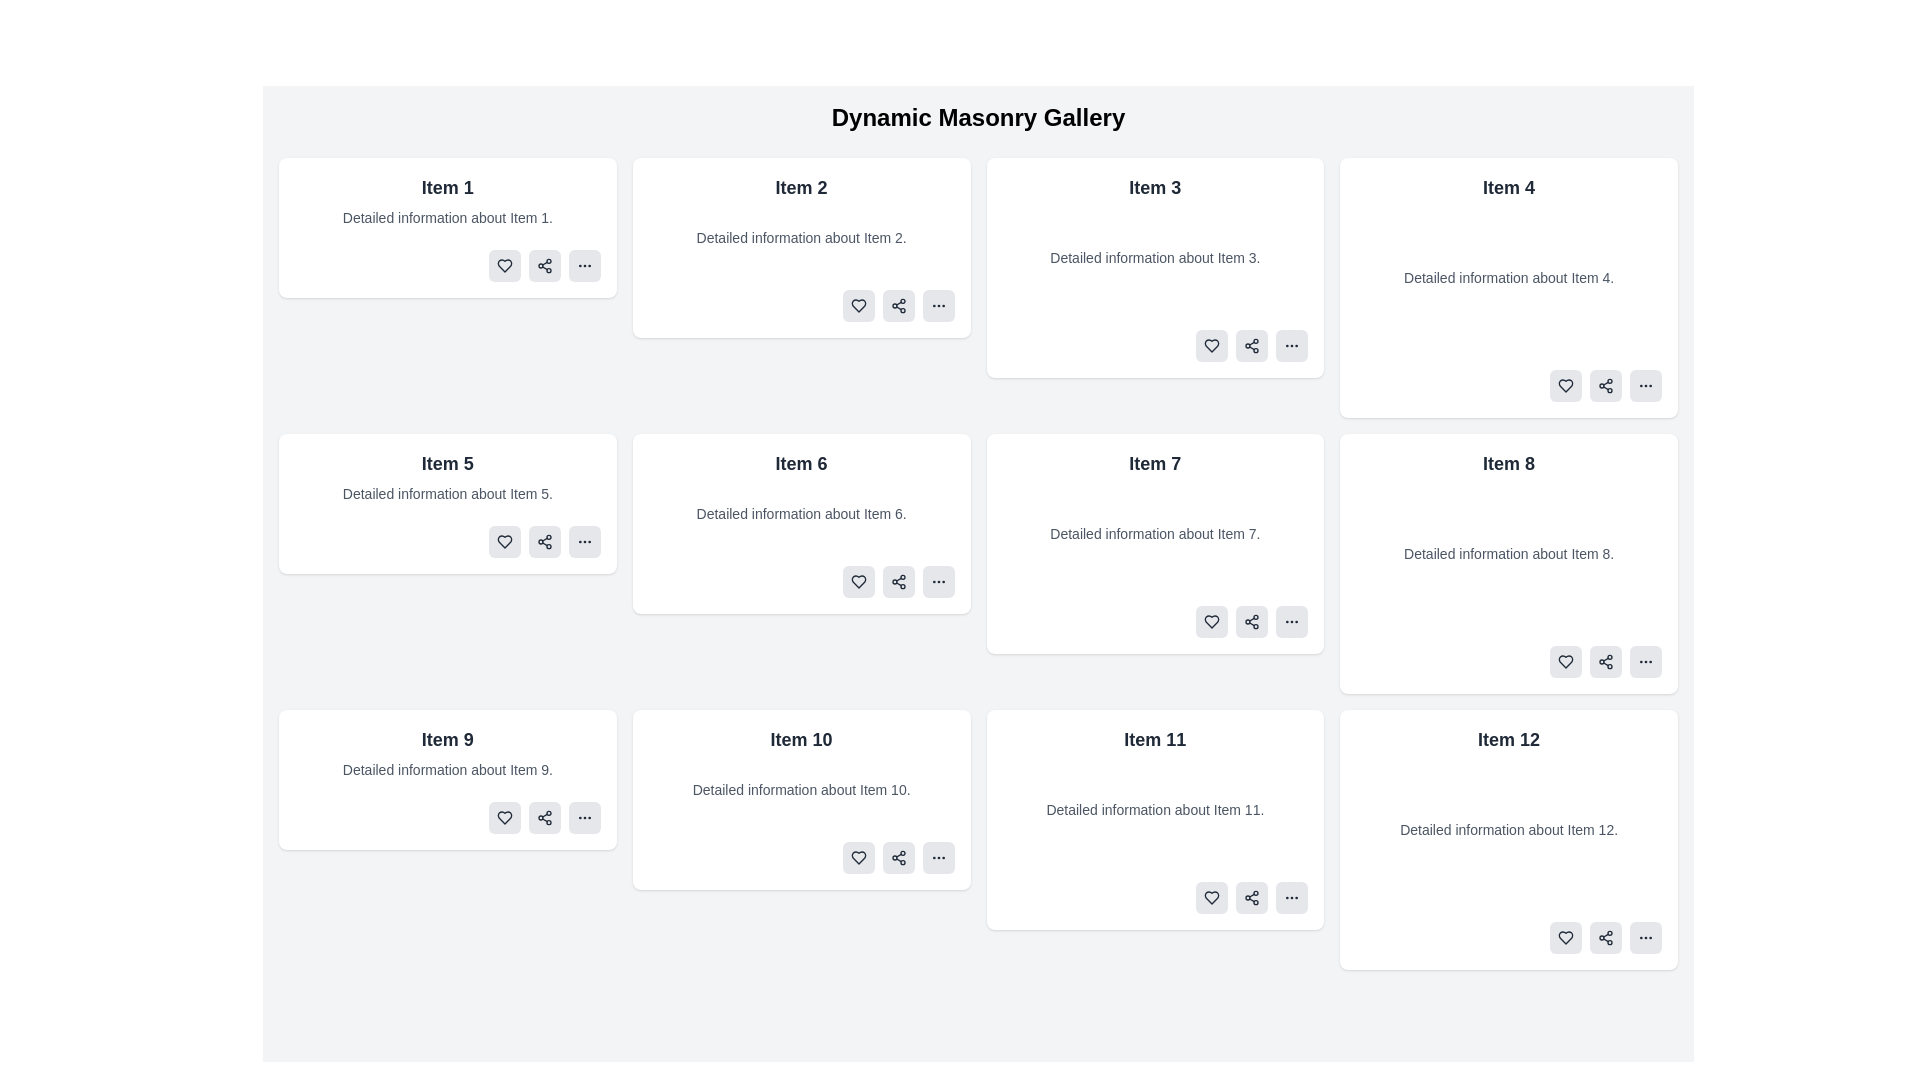  Describe the element at coordinates (1646, 937) in the screenshot. I see `the circular button with three dots at the bottom-right corner of the 'Item 12' box` at that location.